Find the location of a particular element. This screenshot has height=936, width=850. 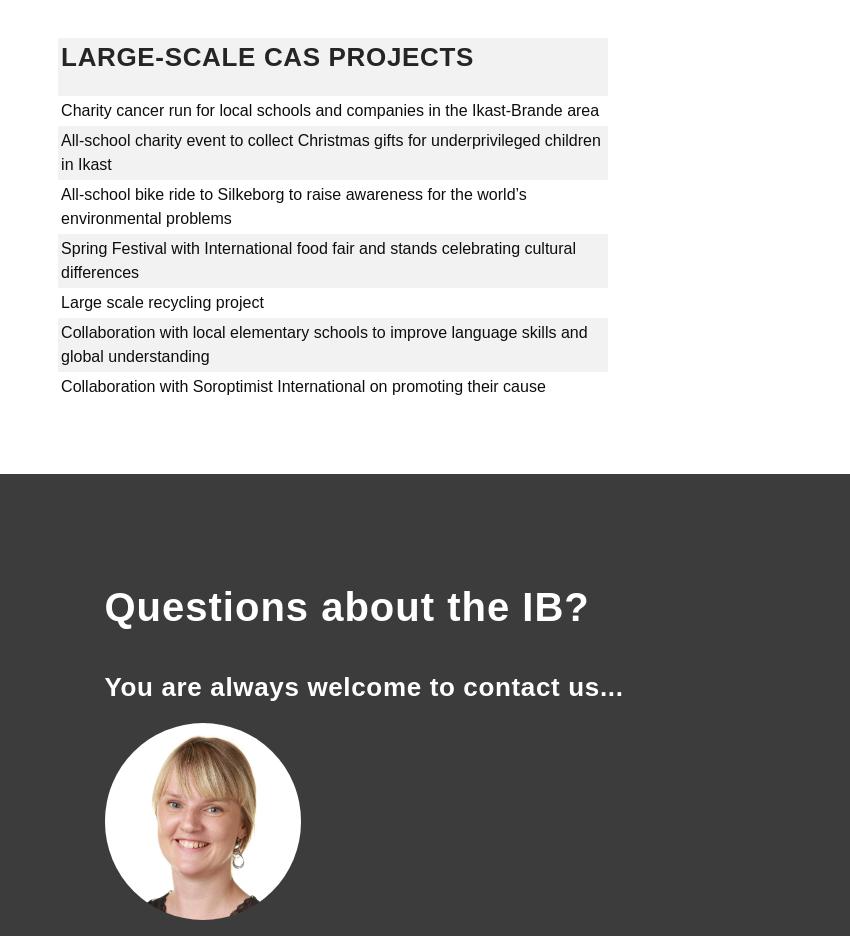

'Large scale recycling project' is located at coordinates (162, 302).